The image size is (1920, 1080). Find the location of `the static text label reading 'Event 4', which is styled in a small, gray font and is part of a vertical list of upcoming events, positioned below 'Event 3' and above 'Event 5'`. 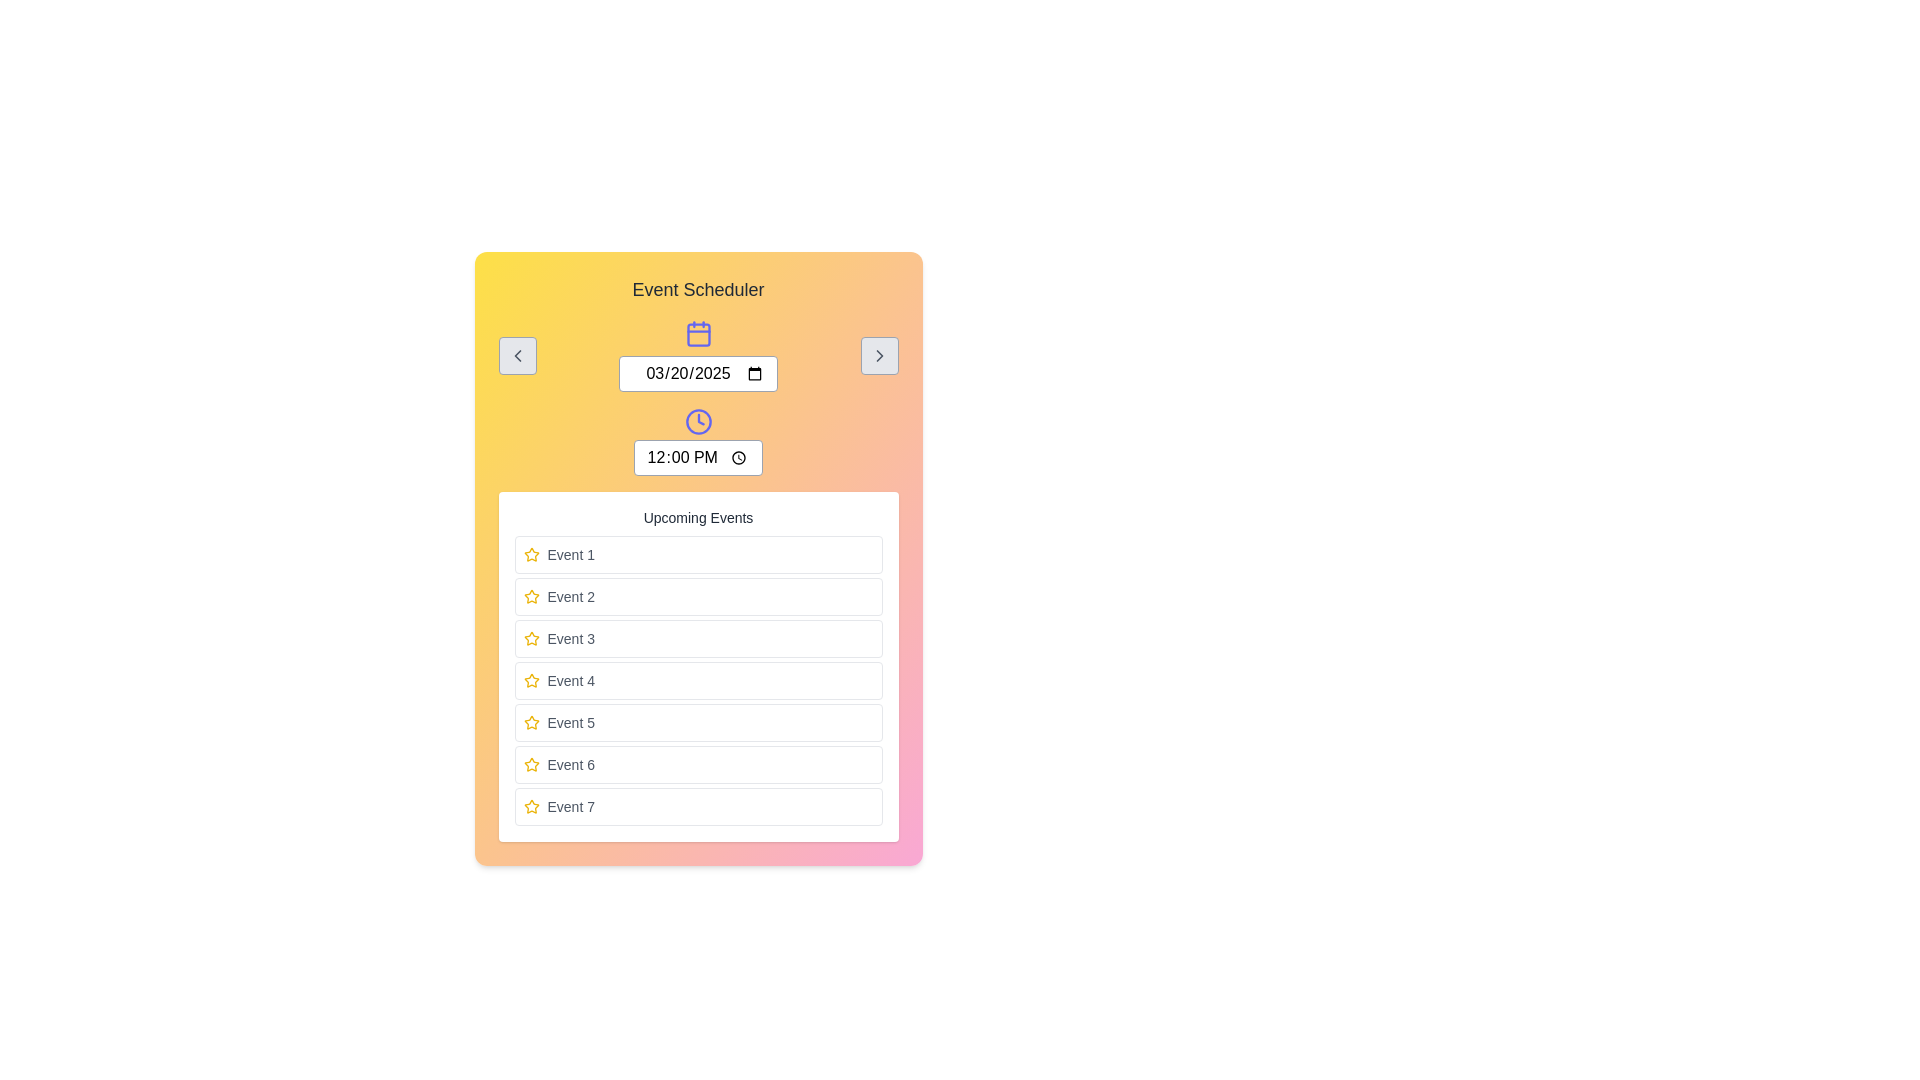

the static text label reading 'Event 4', which is styled in a small, gray font and is part of a vertical list of upcoming events, positioned below 'Event 3' and above 'Event 5' is located at coordinates (570, 680).